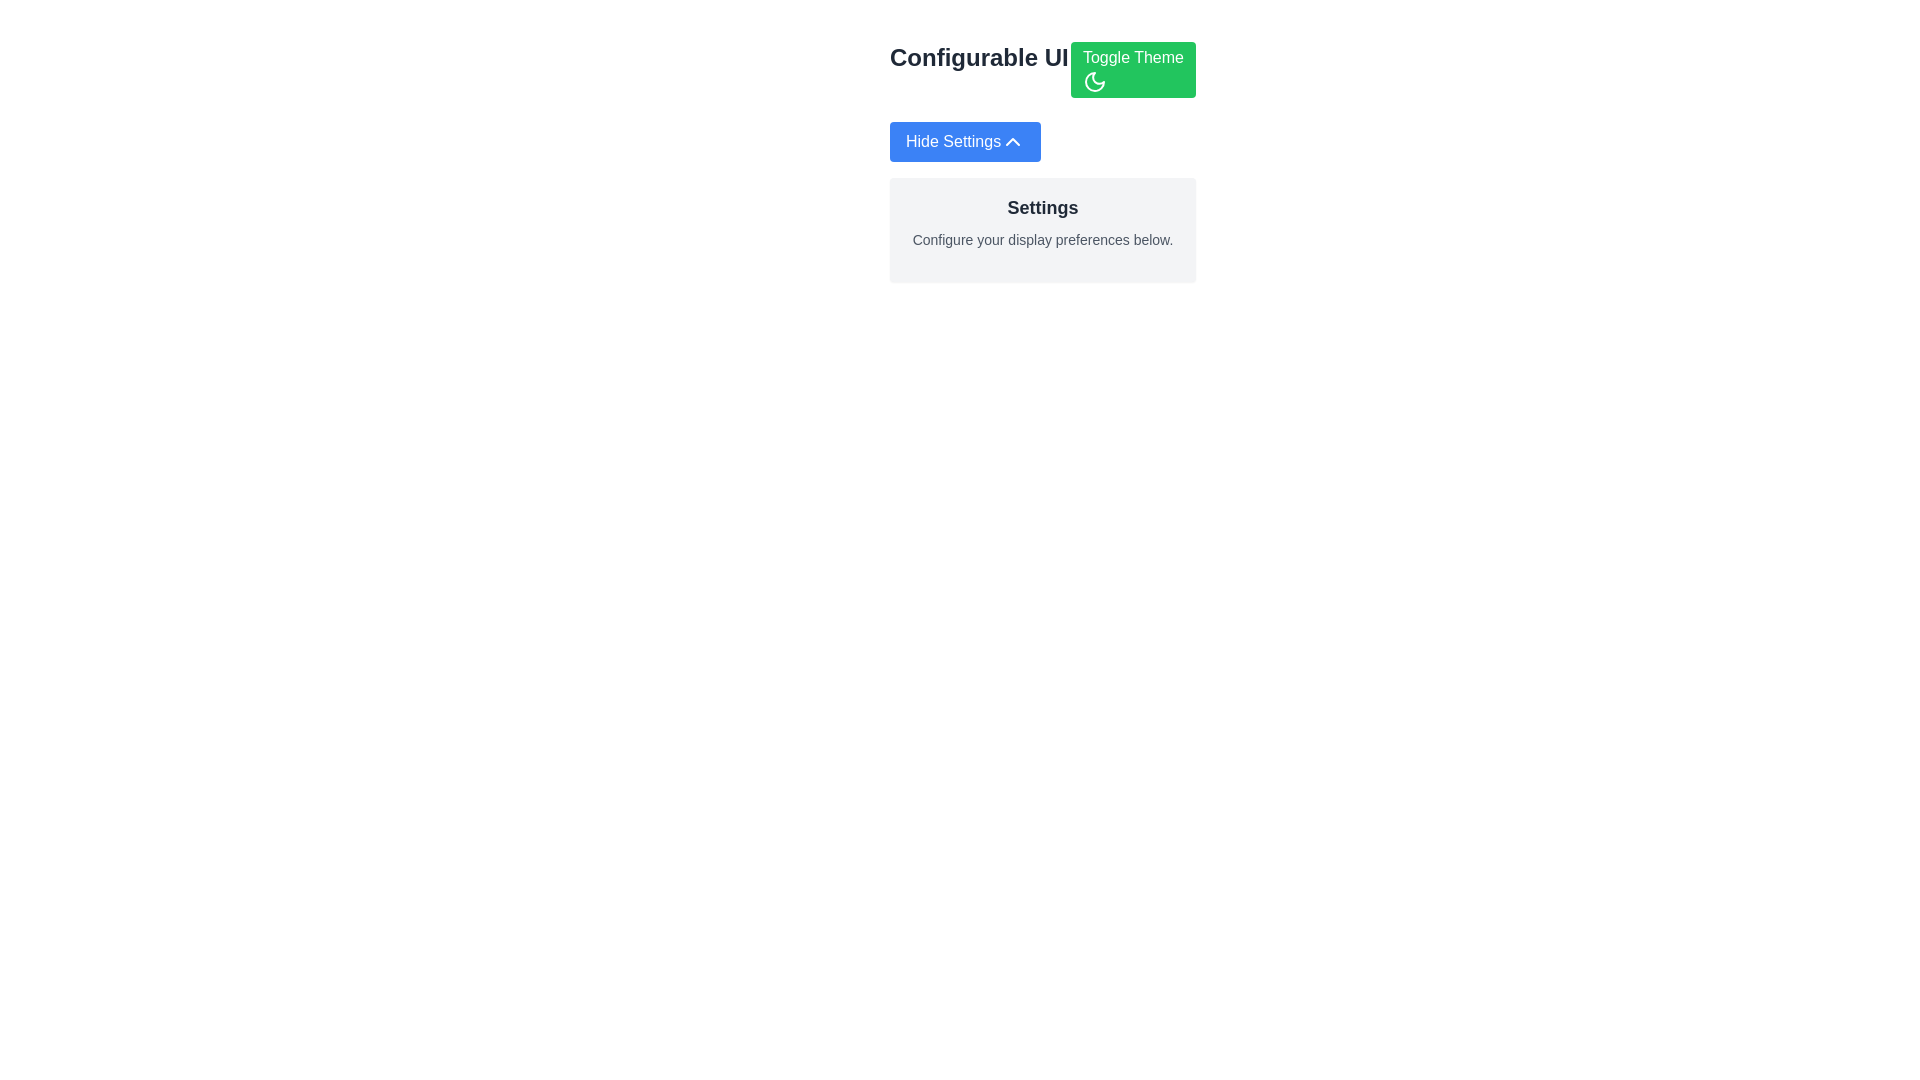 Image resolution: width=1920 pixels, height=1080 pixels. What do you see at coordinates (1013, 141) in the screenshot?
I see `the chevron icon next to the 'Hide Settings' text` at bounding box center [1013, 141].